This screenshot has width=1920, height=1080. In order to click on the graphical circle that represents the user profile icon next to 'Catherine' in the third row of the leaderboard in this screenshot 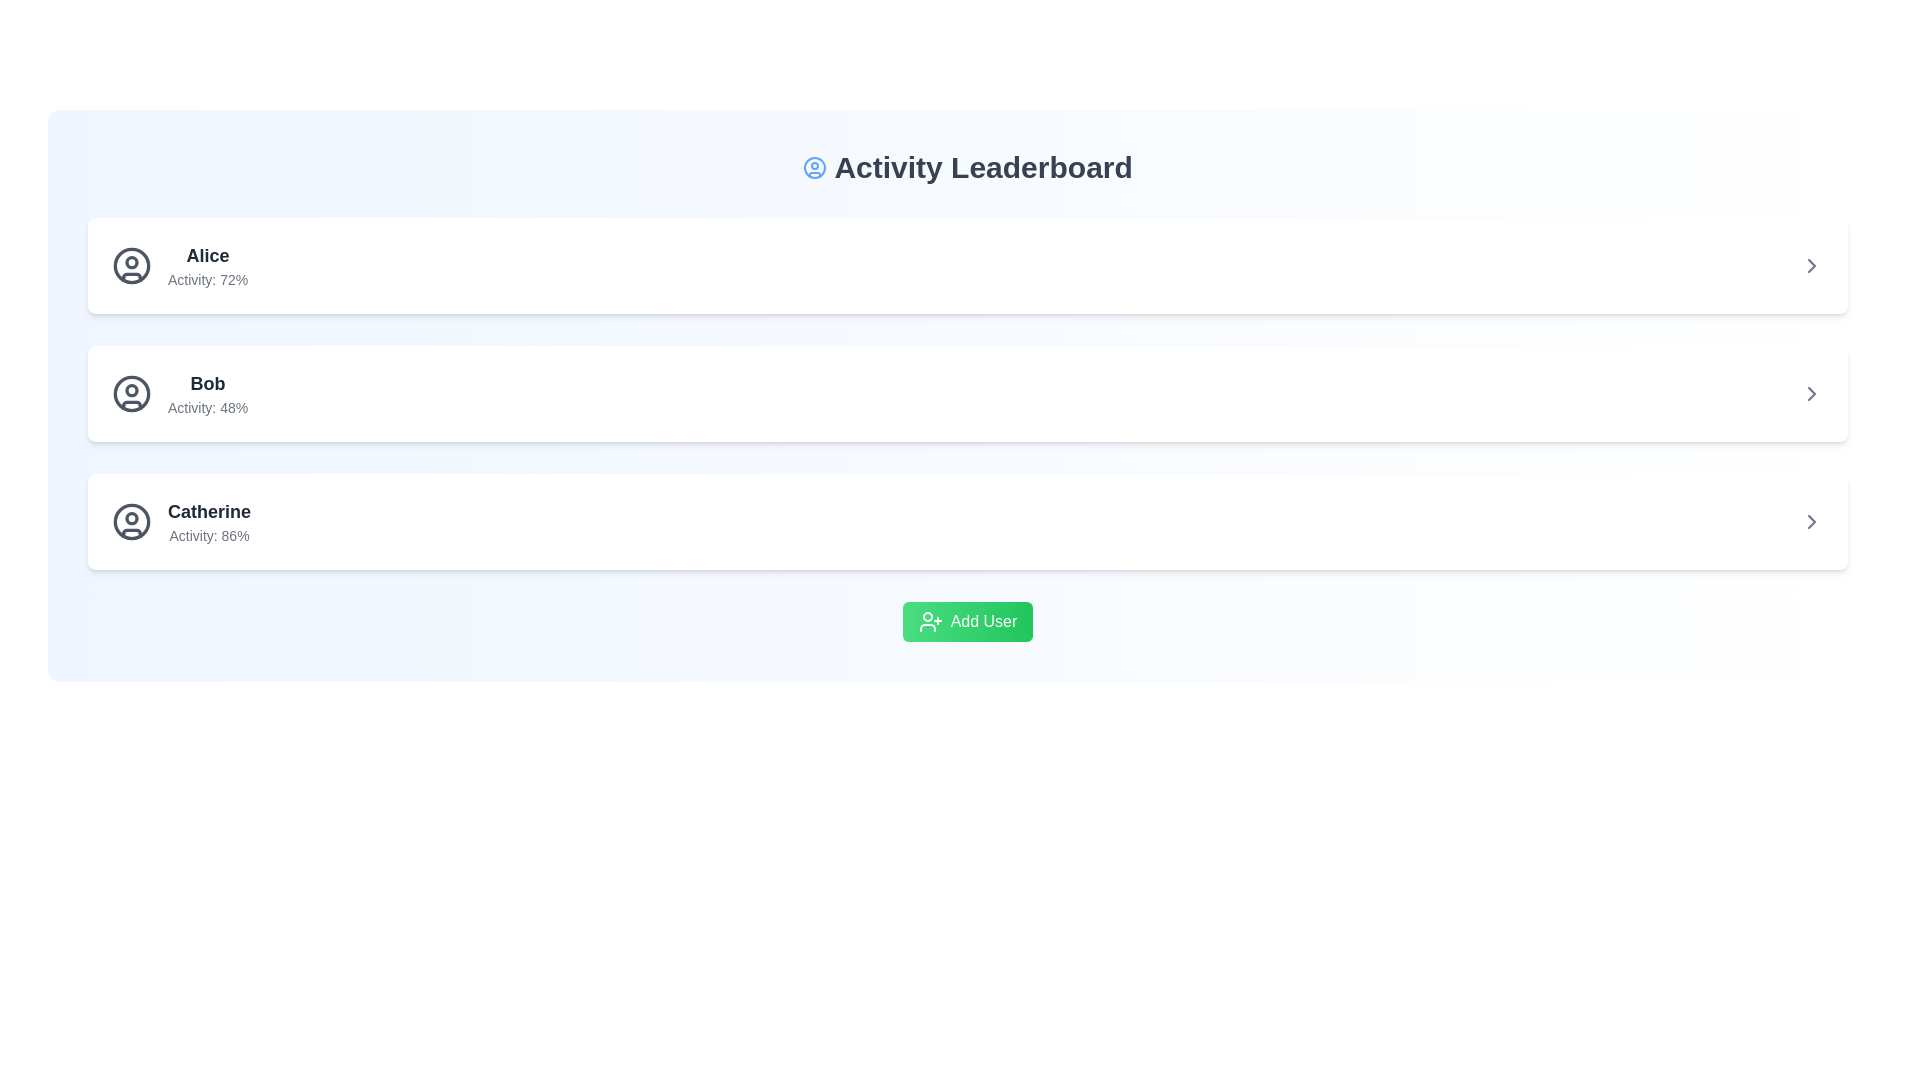, I will do `click(131, 520)`.